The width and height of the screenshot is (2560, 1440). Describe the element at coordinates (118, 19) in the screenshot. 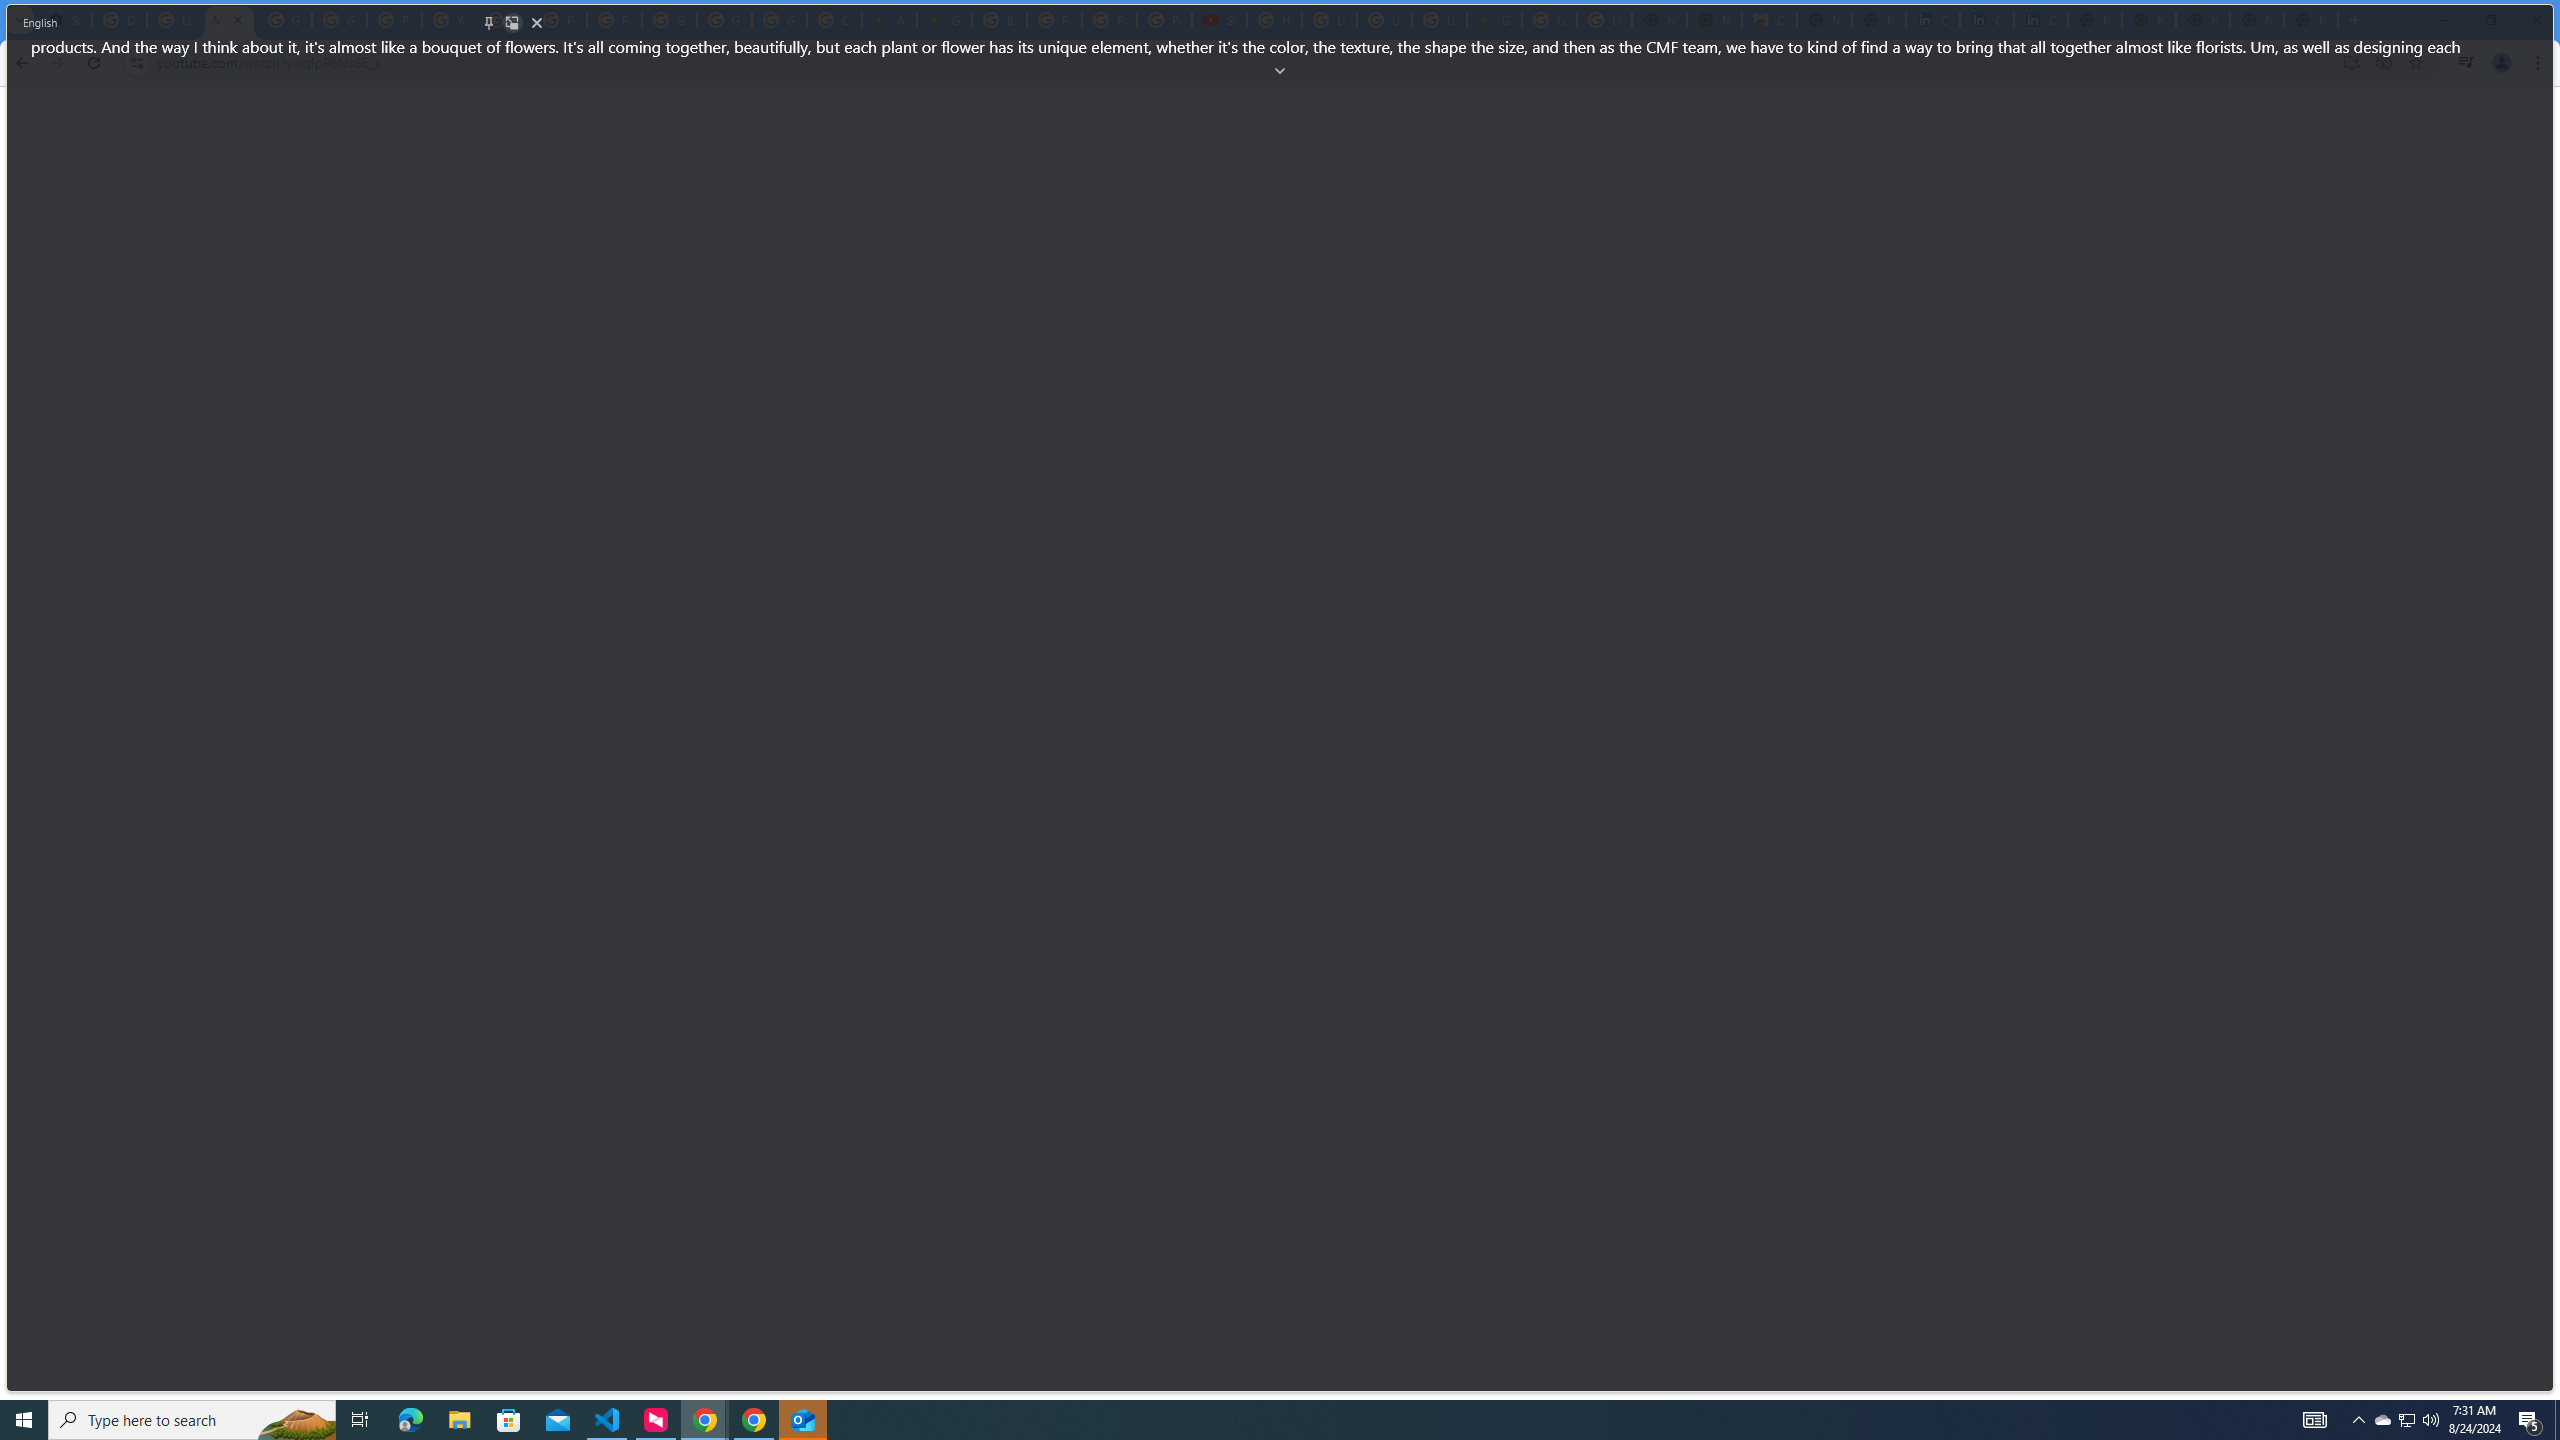

I see `'Delete photos & videos - Computer - Google Photos Help'` at that location.